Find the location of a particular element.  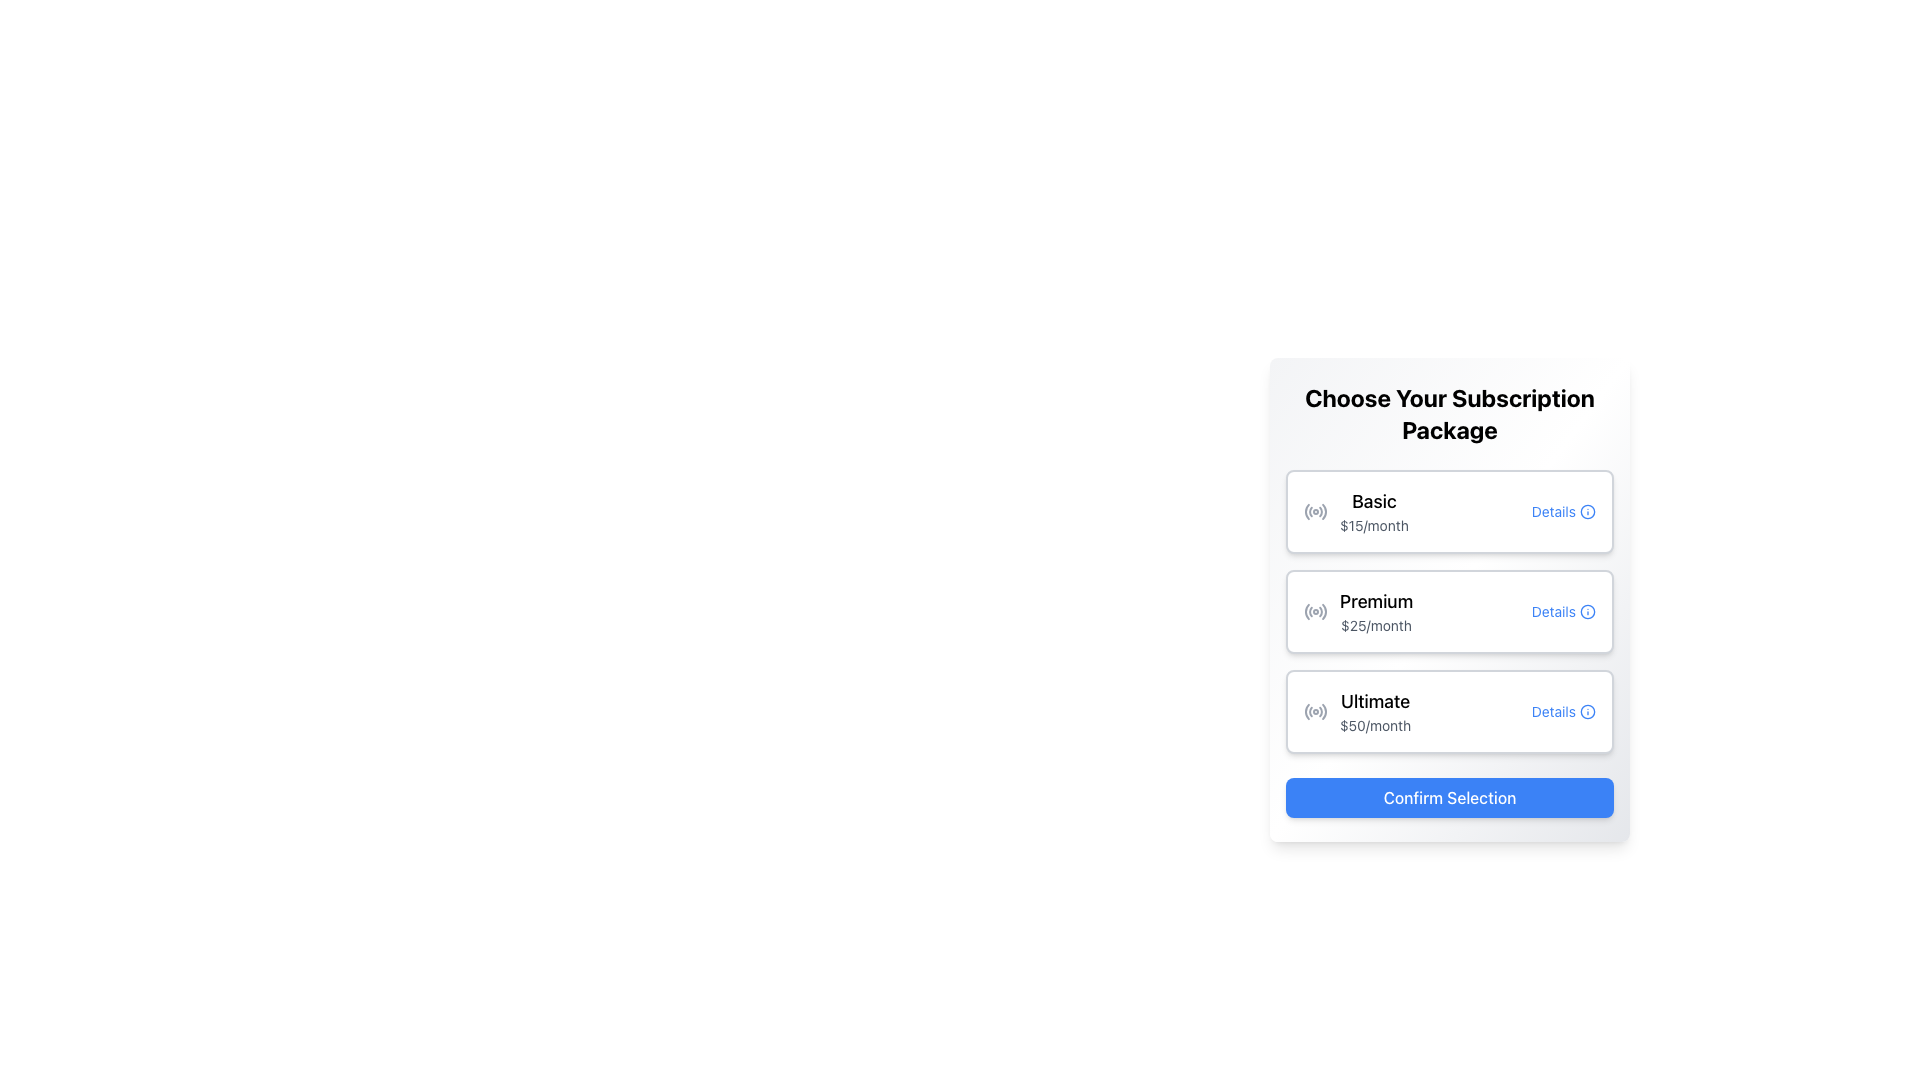

informational Text Label representing the 'Basic' subscription plan with a monthly cost of $15, located within the subscription plan selector interface is located at coordinates (1373, 511).